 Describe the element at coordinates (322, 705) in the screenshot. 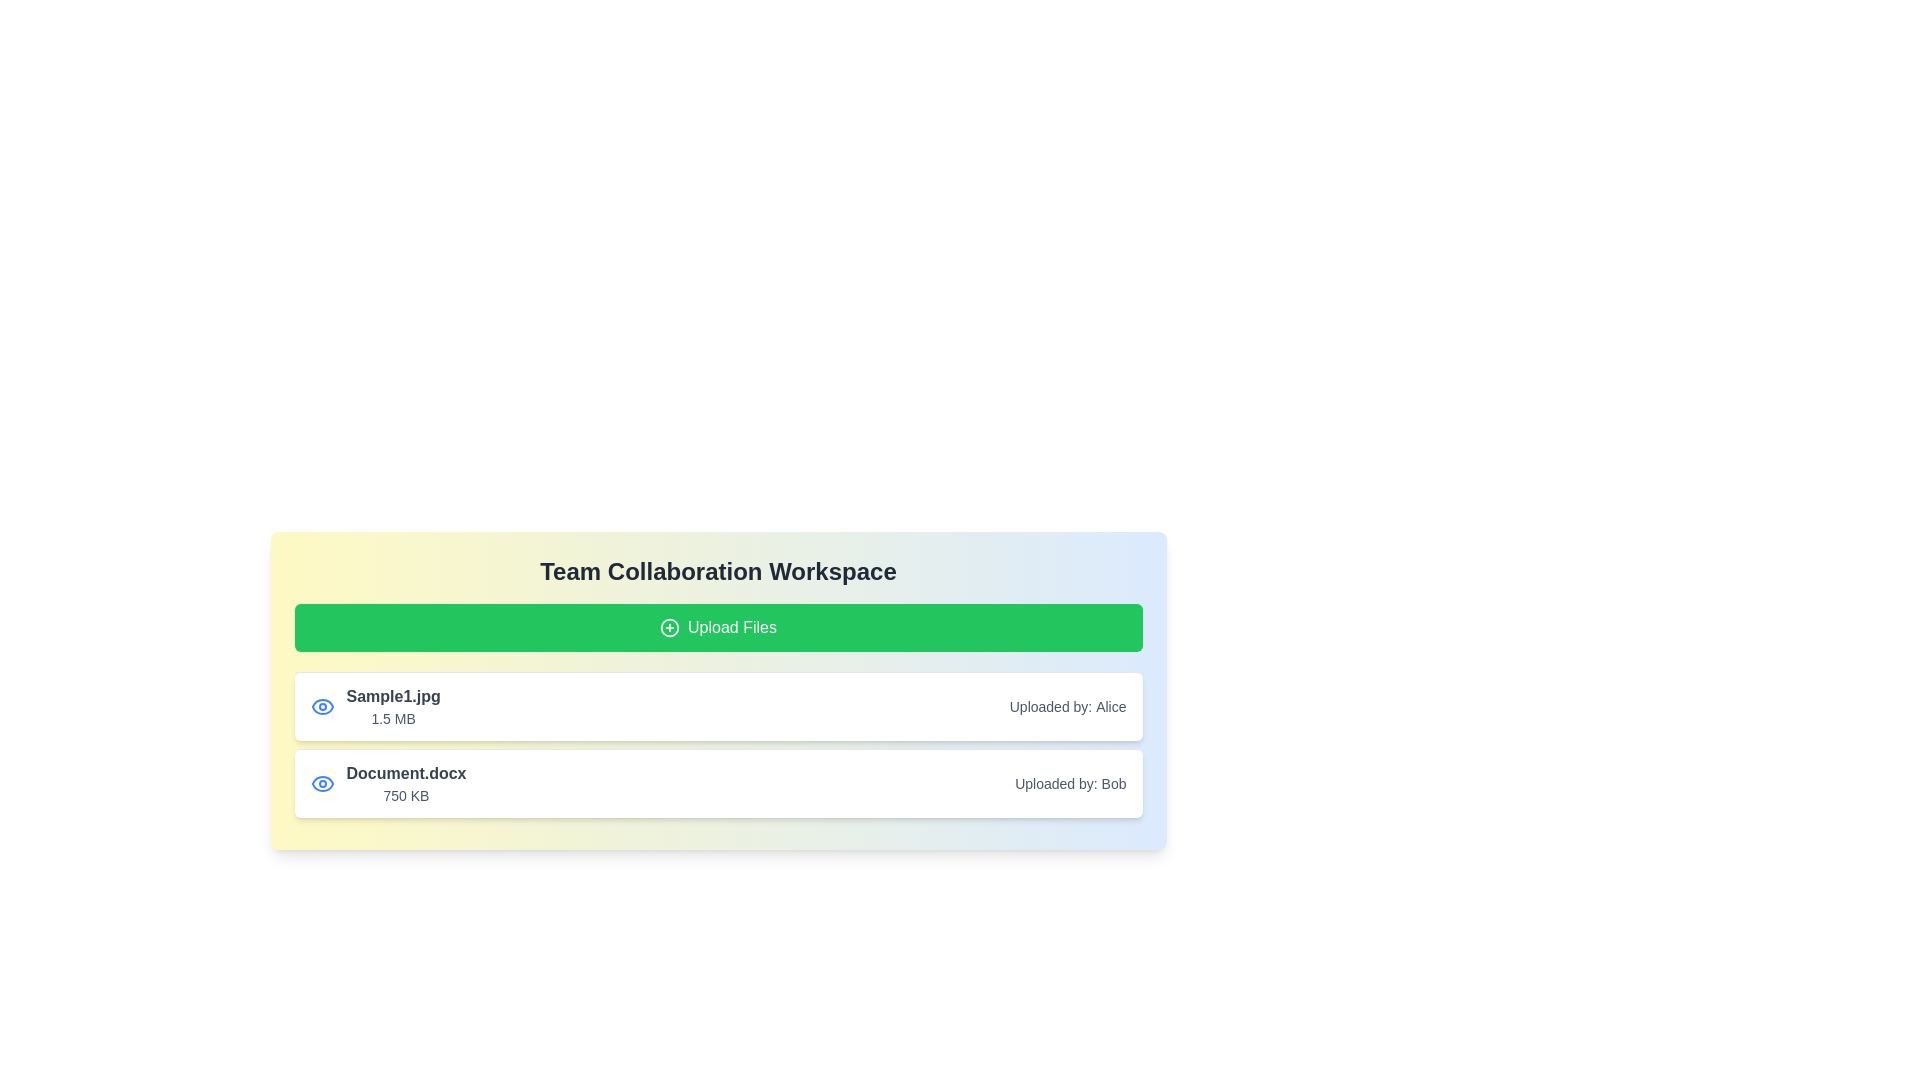

I see `the 'view' icon located to the left of the filename 'Sample1.jpg' in the file list item` at that location.